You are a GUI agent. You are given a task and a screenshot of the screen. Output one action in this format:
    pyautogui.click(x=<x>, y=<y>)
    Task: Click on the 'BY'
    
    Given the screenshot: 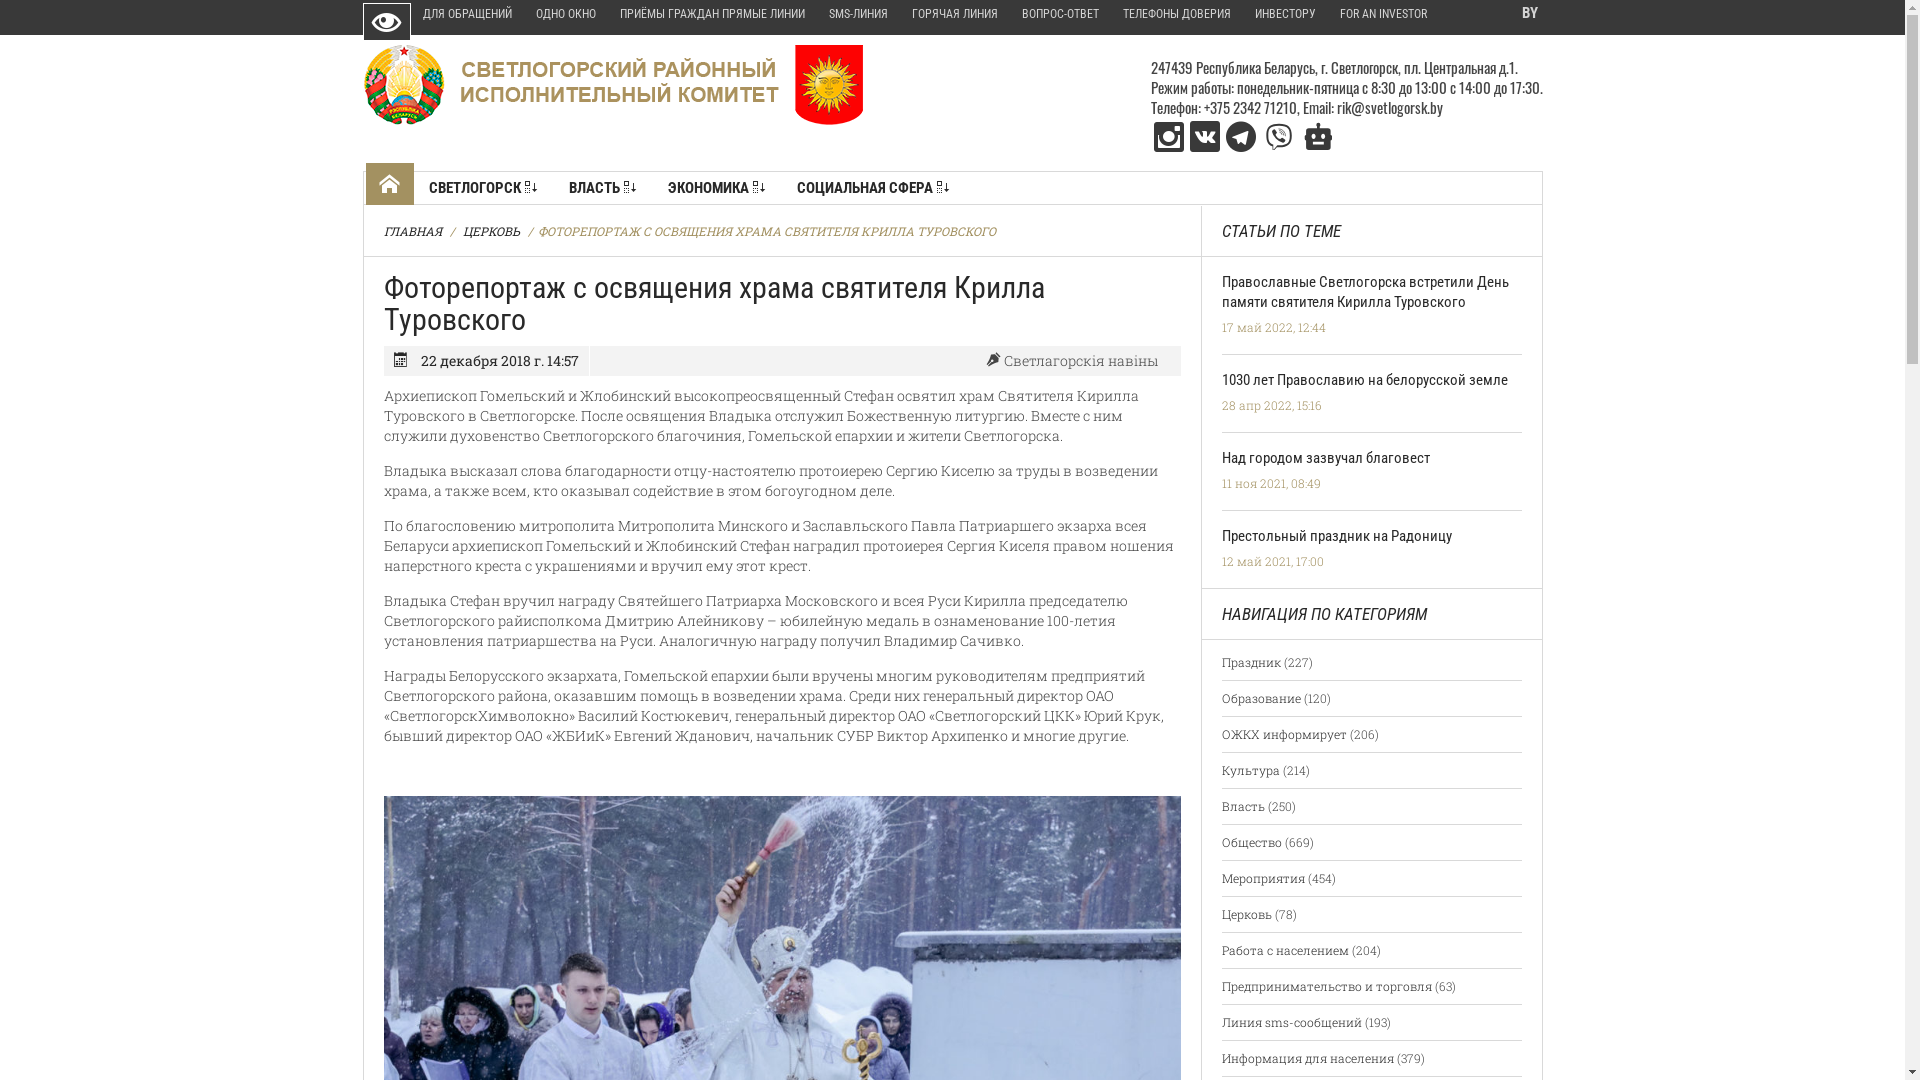 What is the action you would take?
    pyautogui.click(x=1526, y=14)
    